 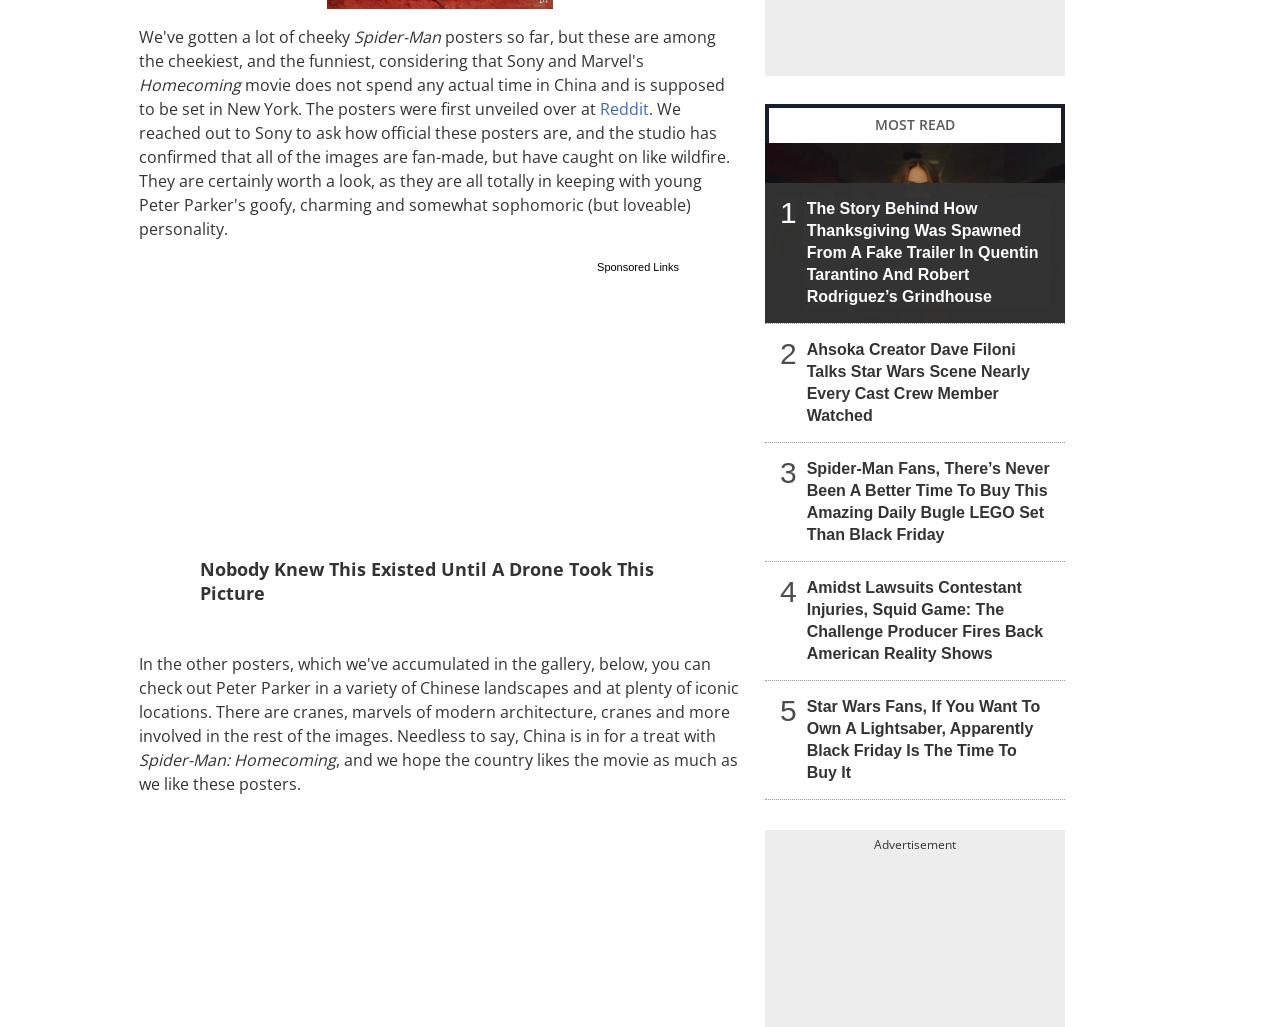 What do you see at coordinates (924, 619) in the screenshot?
I see `'Amidst Lawsuits Contestant Injuries, Squid Game: The Challenge Producer Fires Back American Reality Shows'` at bounding box center [924, 619].